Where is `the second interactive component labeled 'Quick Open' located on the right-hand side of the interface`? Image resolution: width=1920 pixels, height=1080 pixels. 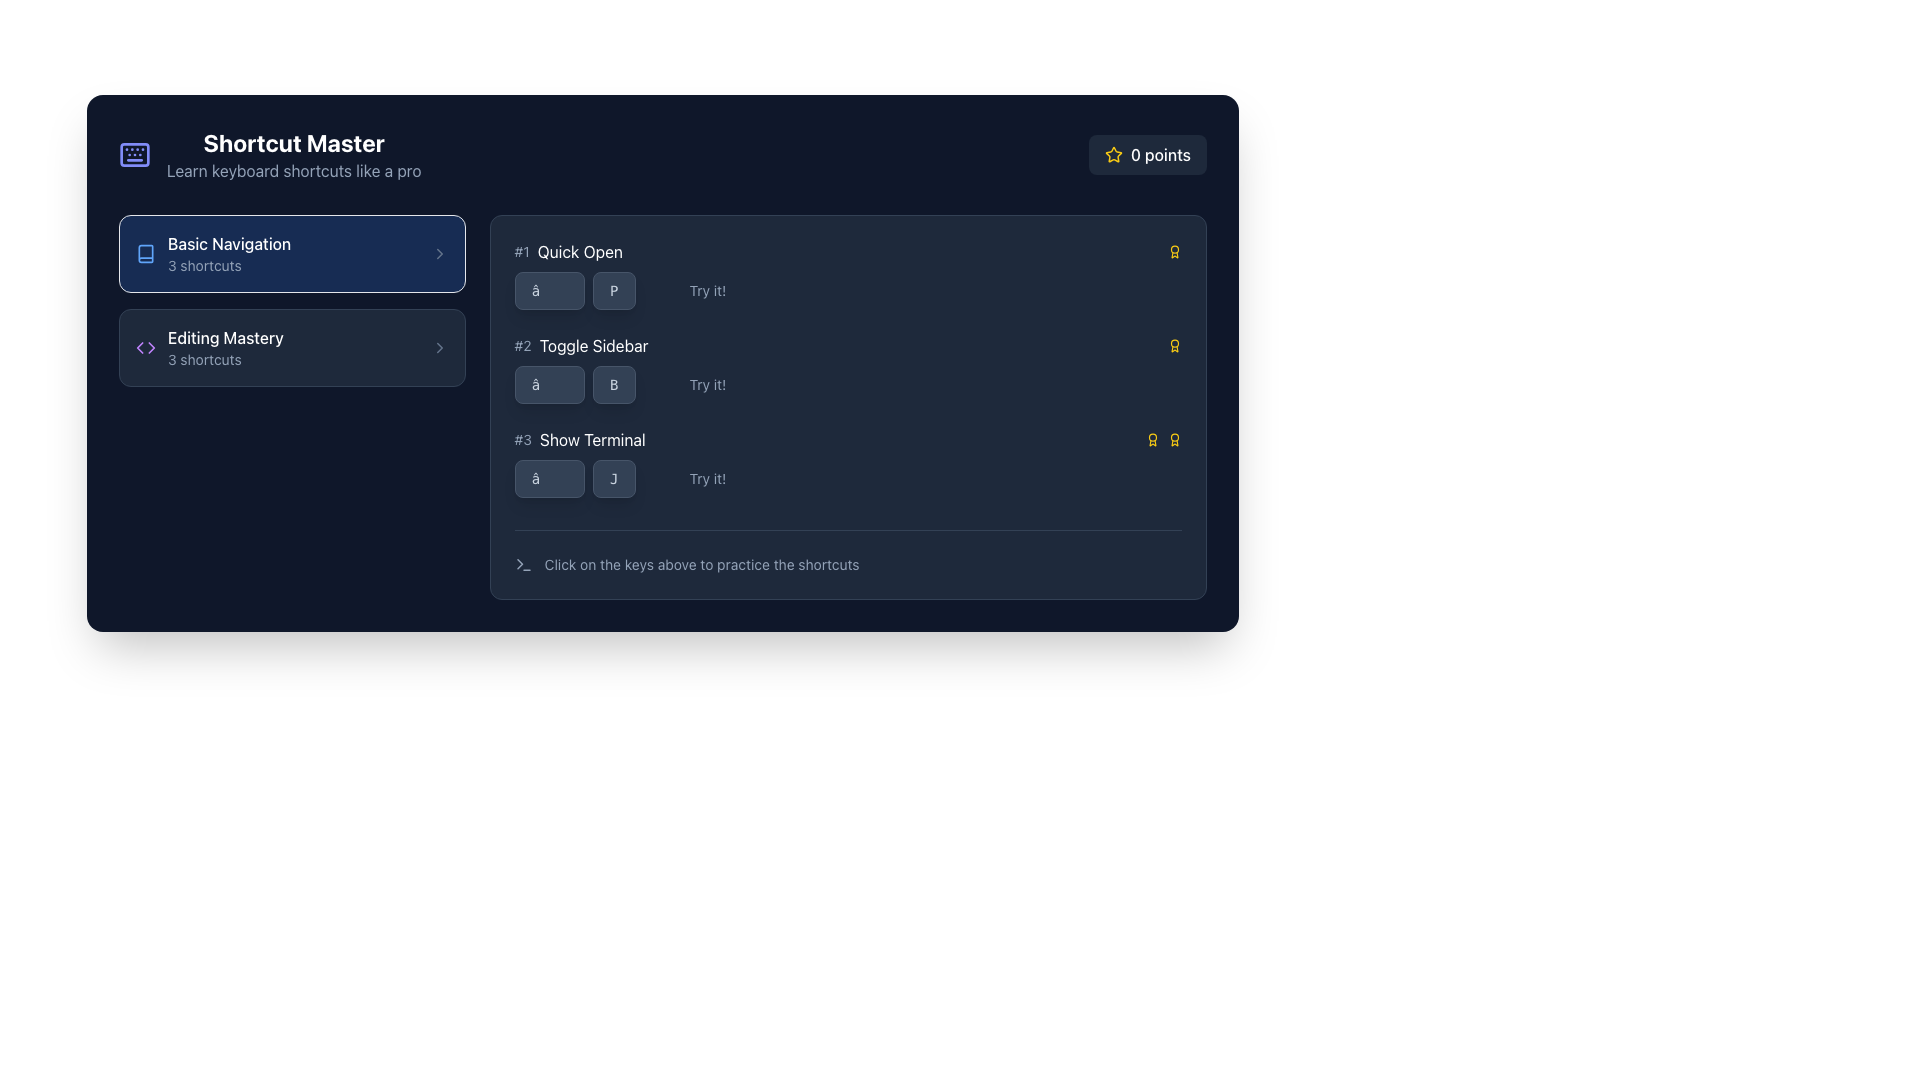
the second interactive component labeled 'Quick Open' located on the right-hand side of the interface is located at coordinates (694, 290).